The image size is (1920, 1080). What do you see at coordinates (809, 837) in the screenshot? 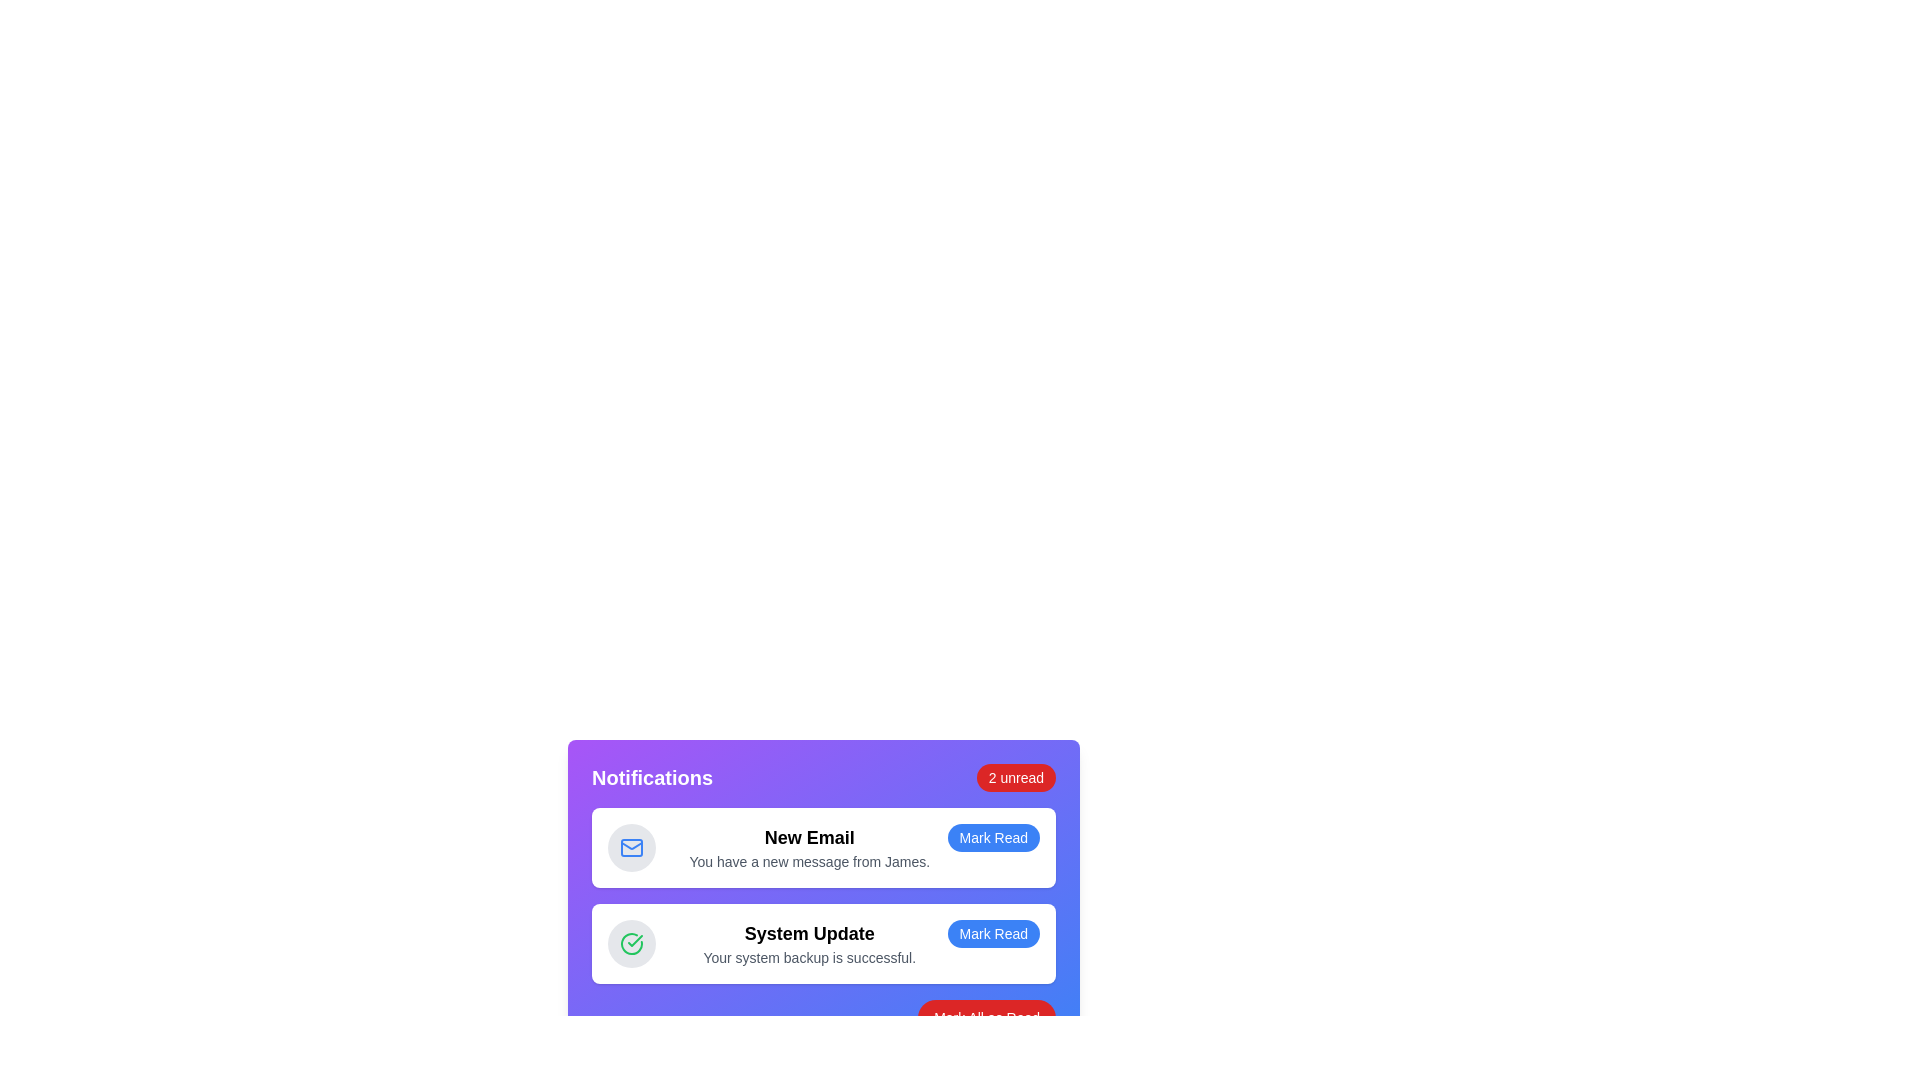
I see `the 'New Email' text label, which is styled in bold with a larger font size and black color, positioned at the top of the notification panel` at bounding box center [809, 837].